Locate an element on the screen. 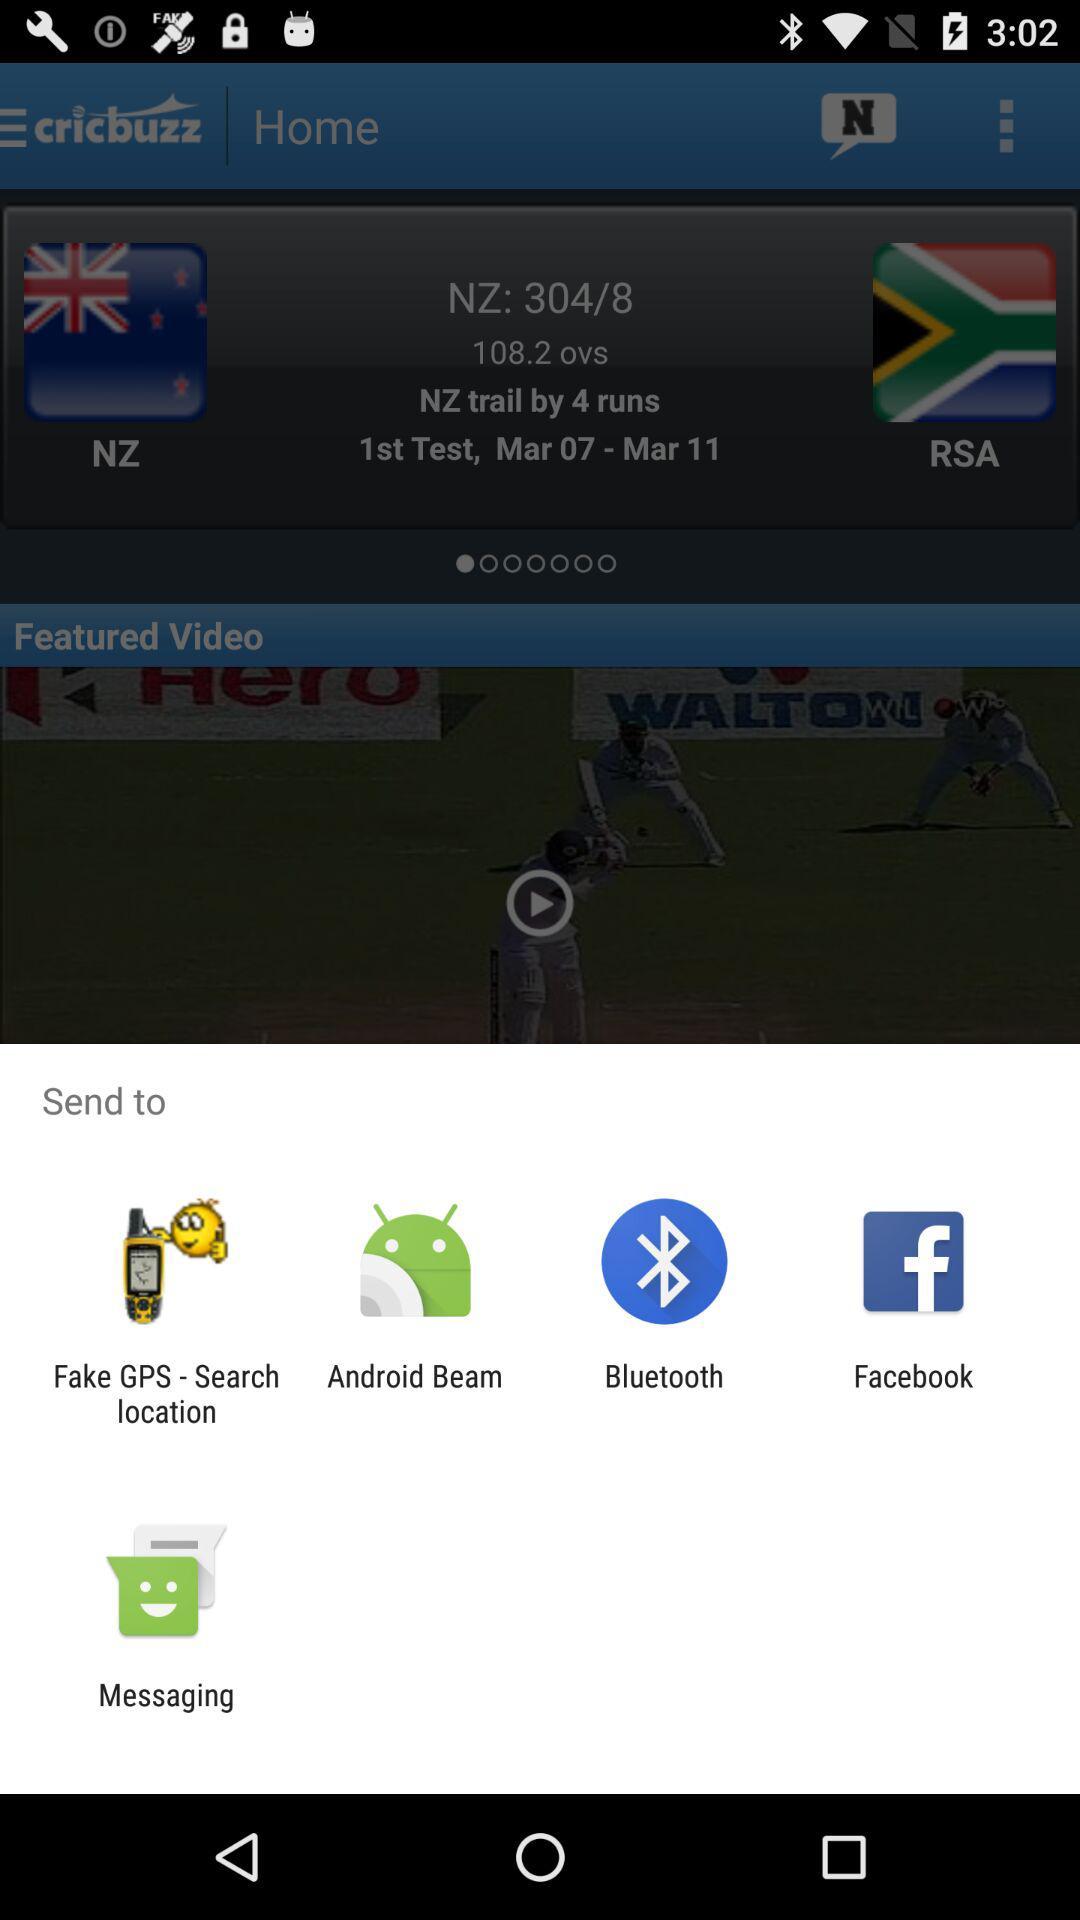 Image resolution: width=1080 pixels, height=1920 pixels. item to the right of fake gps search app is located at coordinates (414, 1392).